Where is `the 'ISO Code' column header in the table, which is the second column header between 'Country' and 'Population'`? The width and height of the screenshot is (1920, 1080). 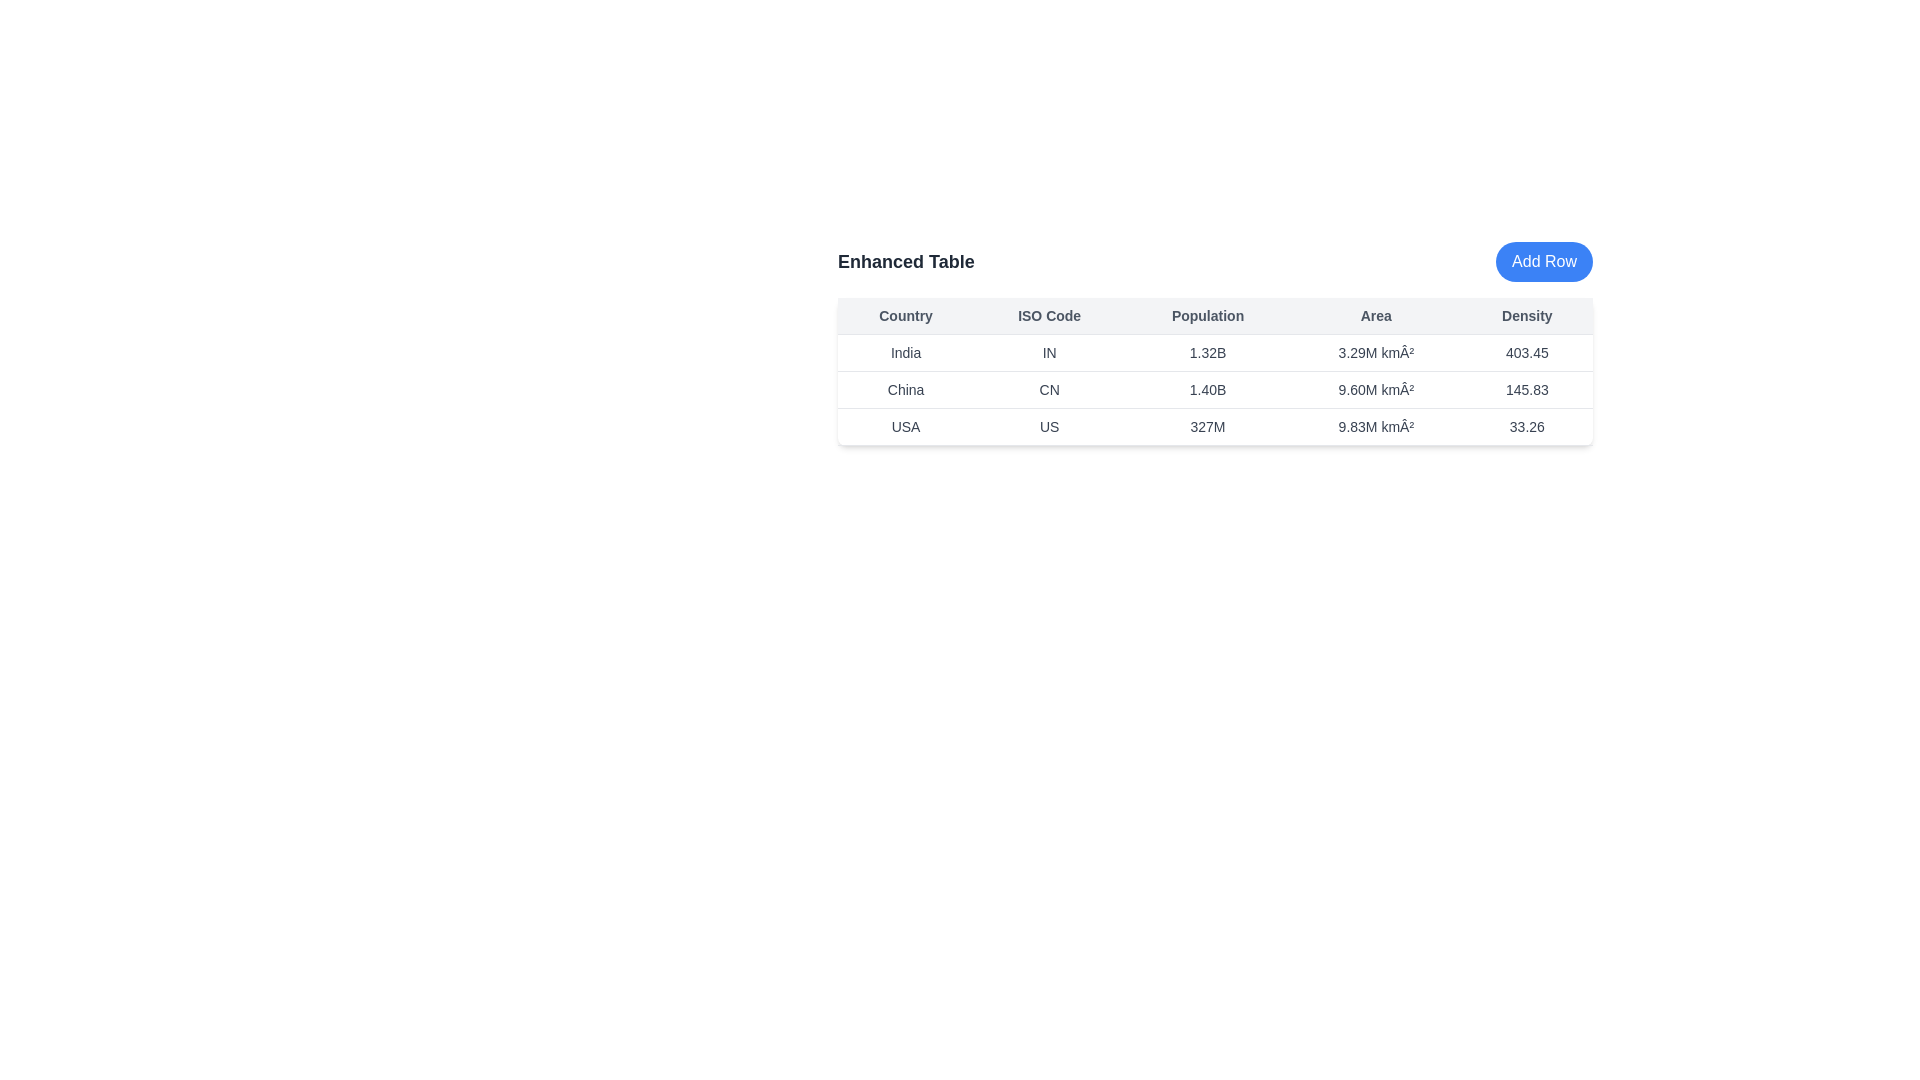 the 'ISO Code' column header in the table, which is the second column header between 'Country' and 'Population' is located at coordinates (1048, 315).